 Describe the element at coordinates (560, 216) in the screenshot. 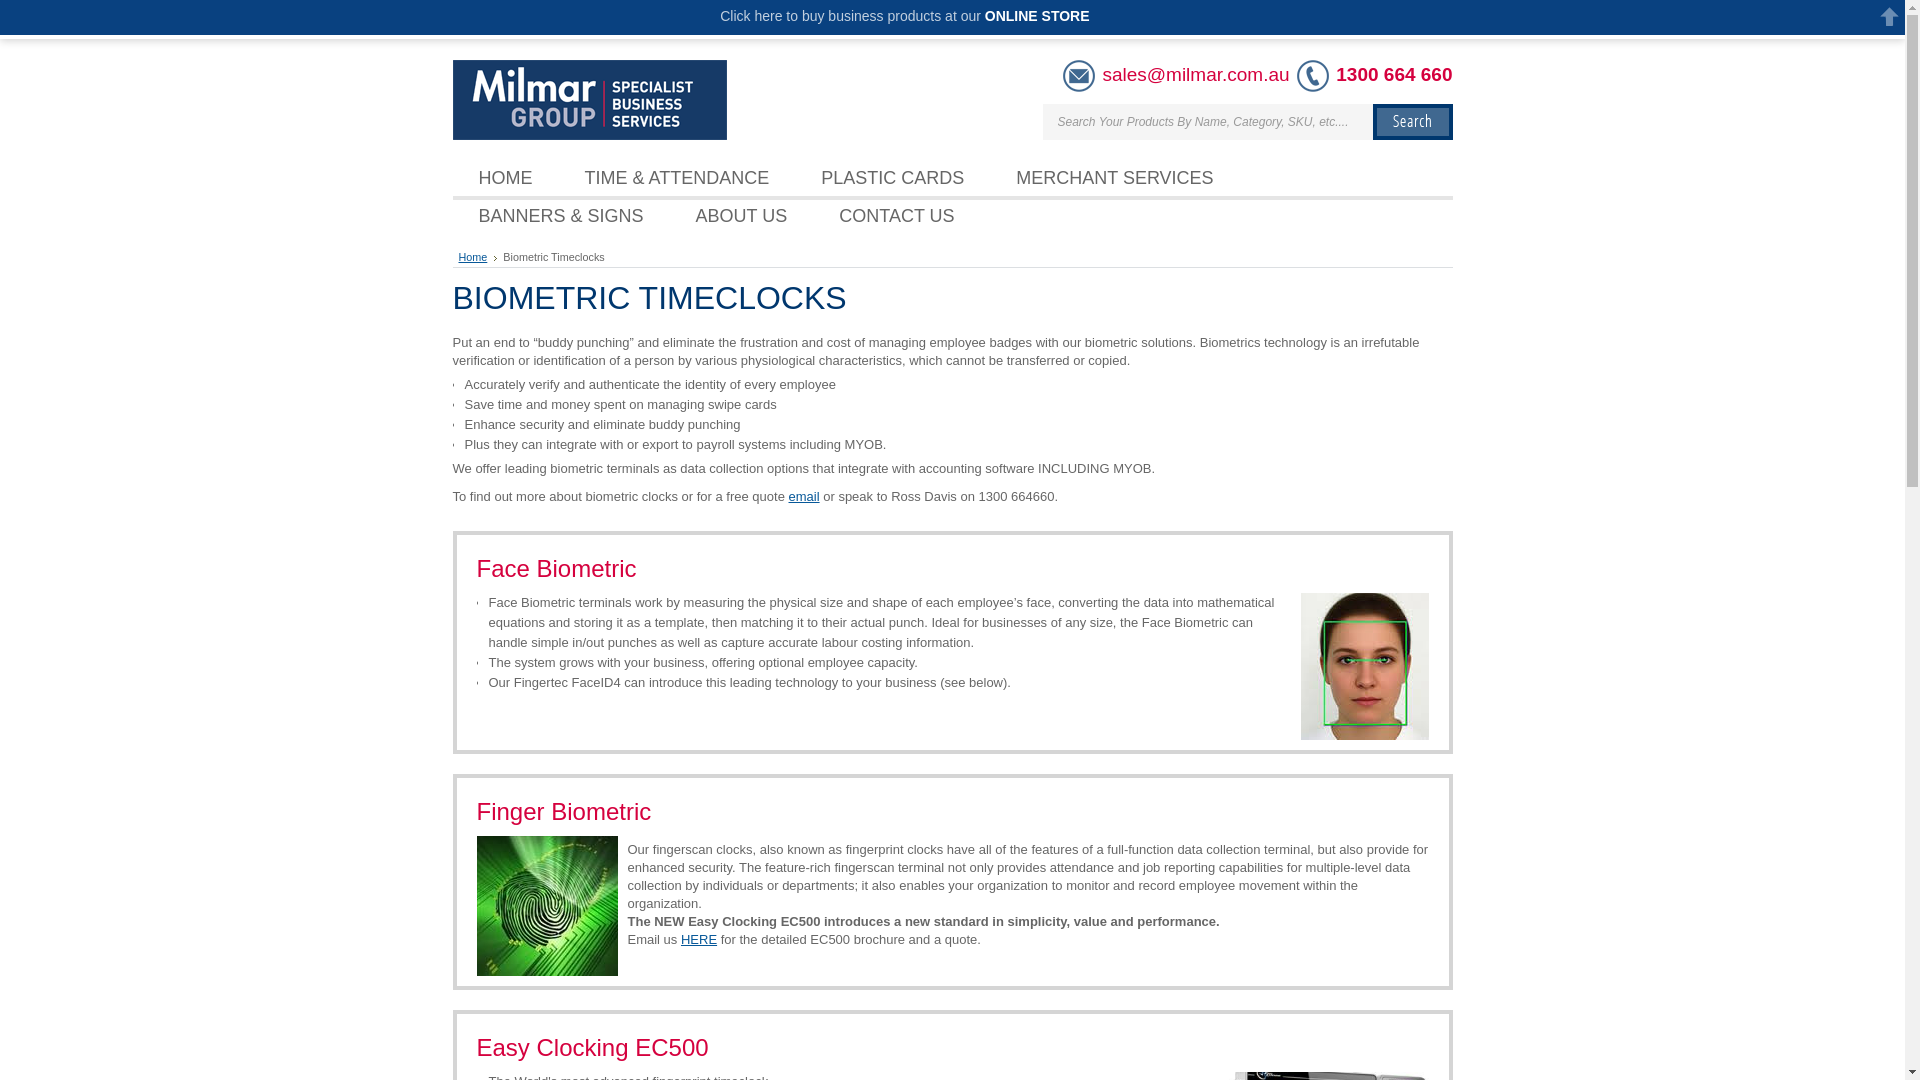

I see `'BANNERS & SIGNS'` at that location.